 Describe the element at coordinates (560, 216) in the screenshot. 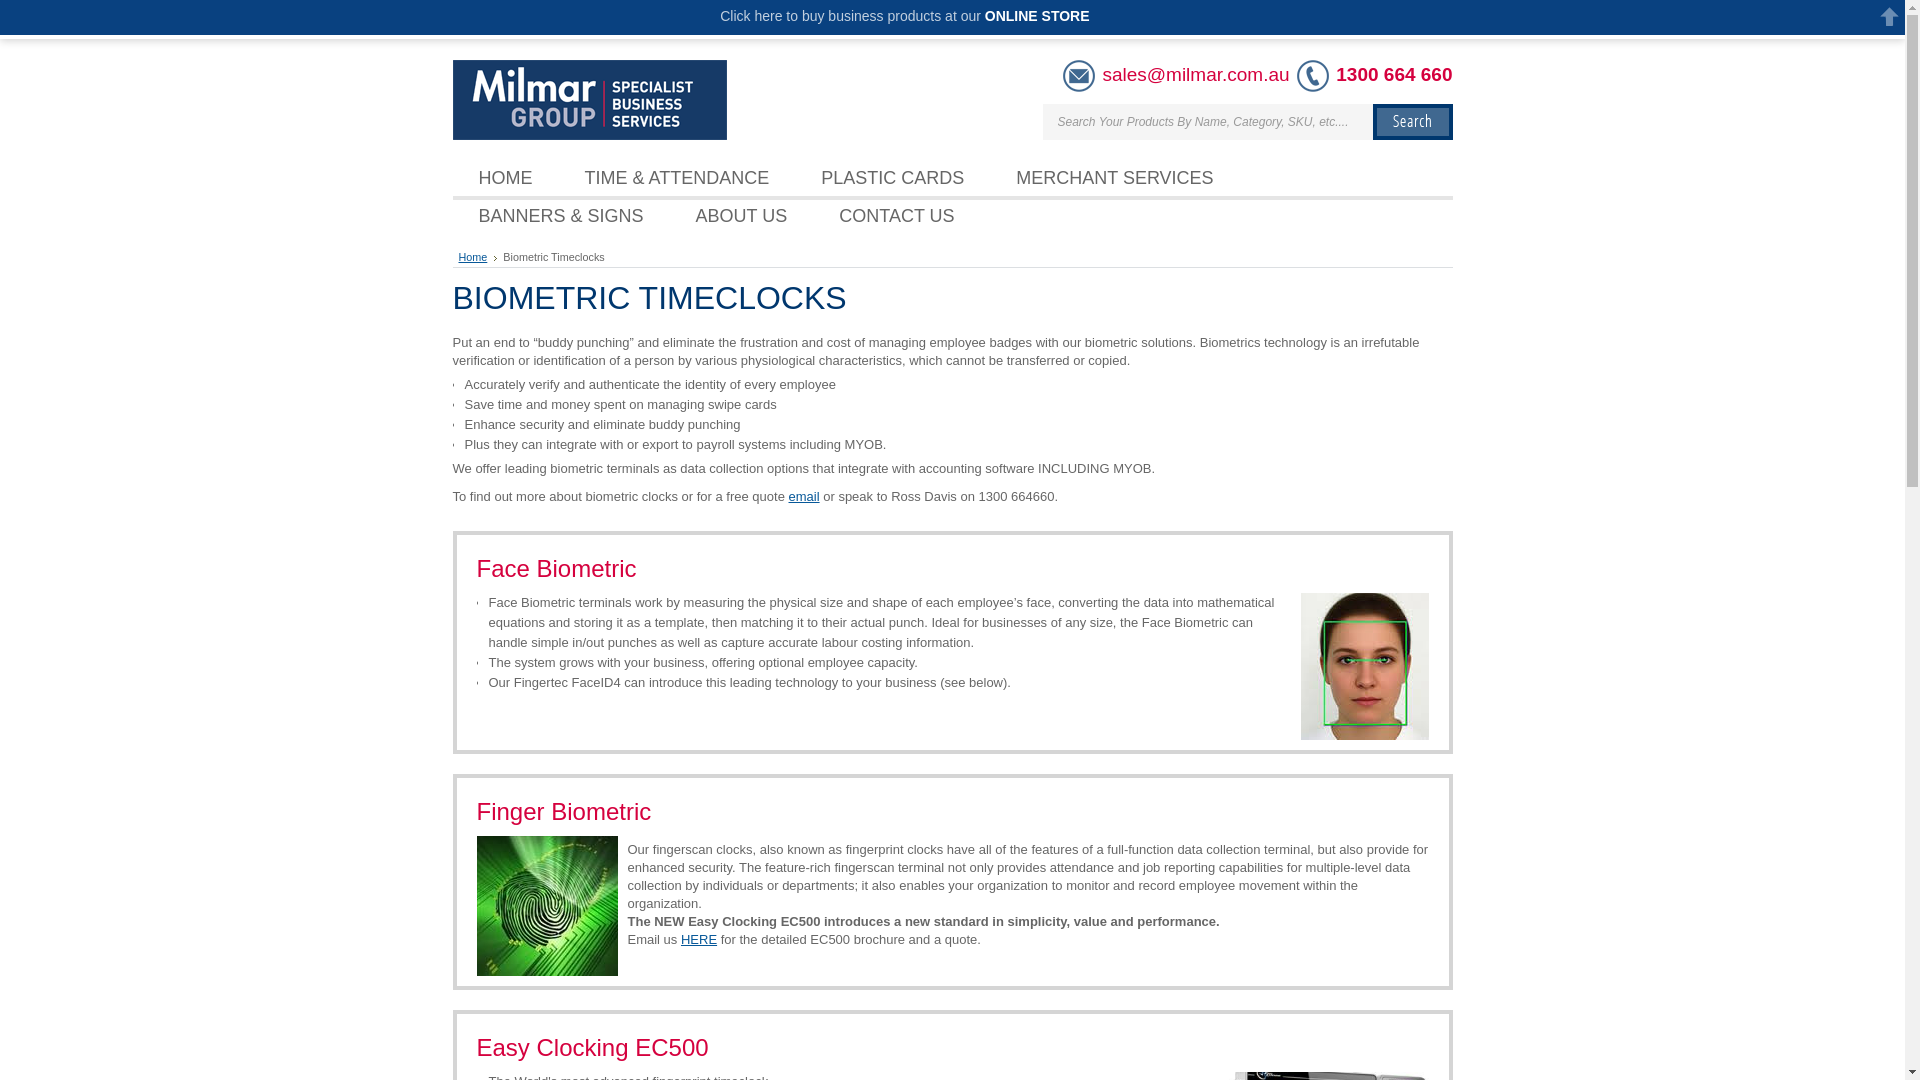

I see `'BANNERS & SIGNS'` at that location.